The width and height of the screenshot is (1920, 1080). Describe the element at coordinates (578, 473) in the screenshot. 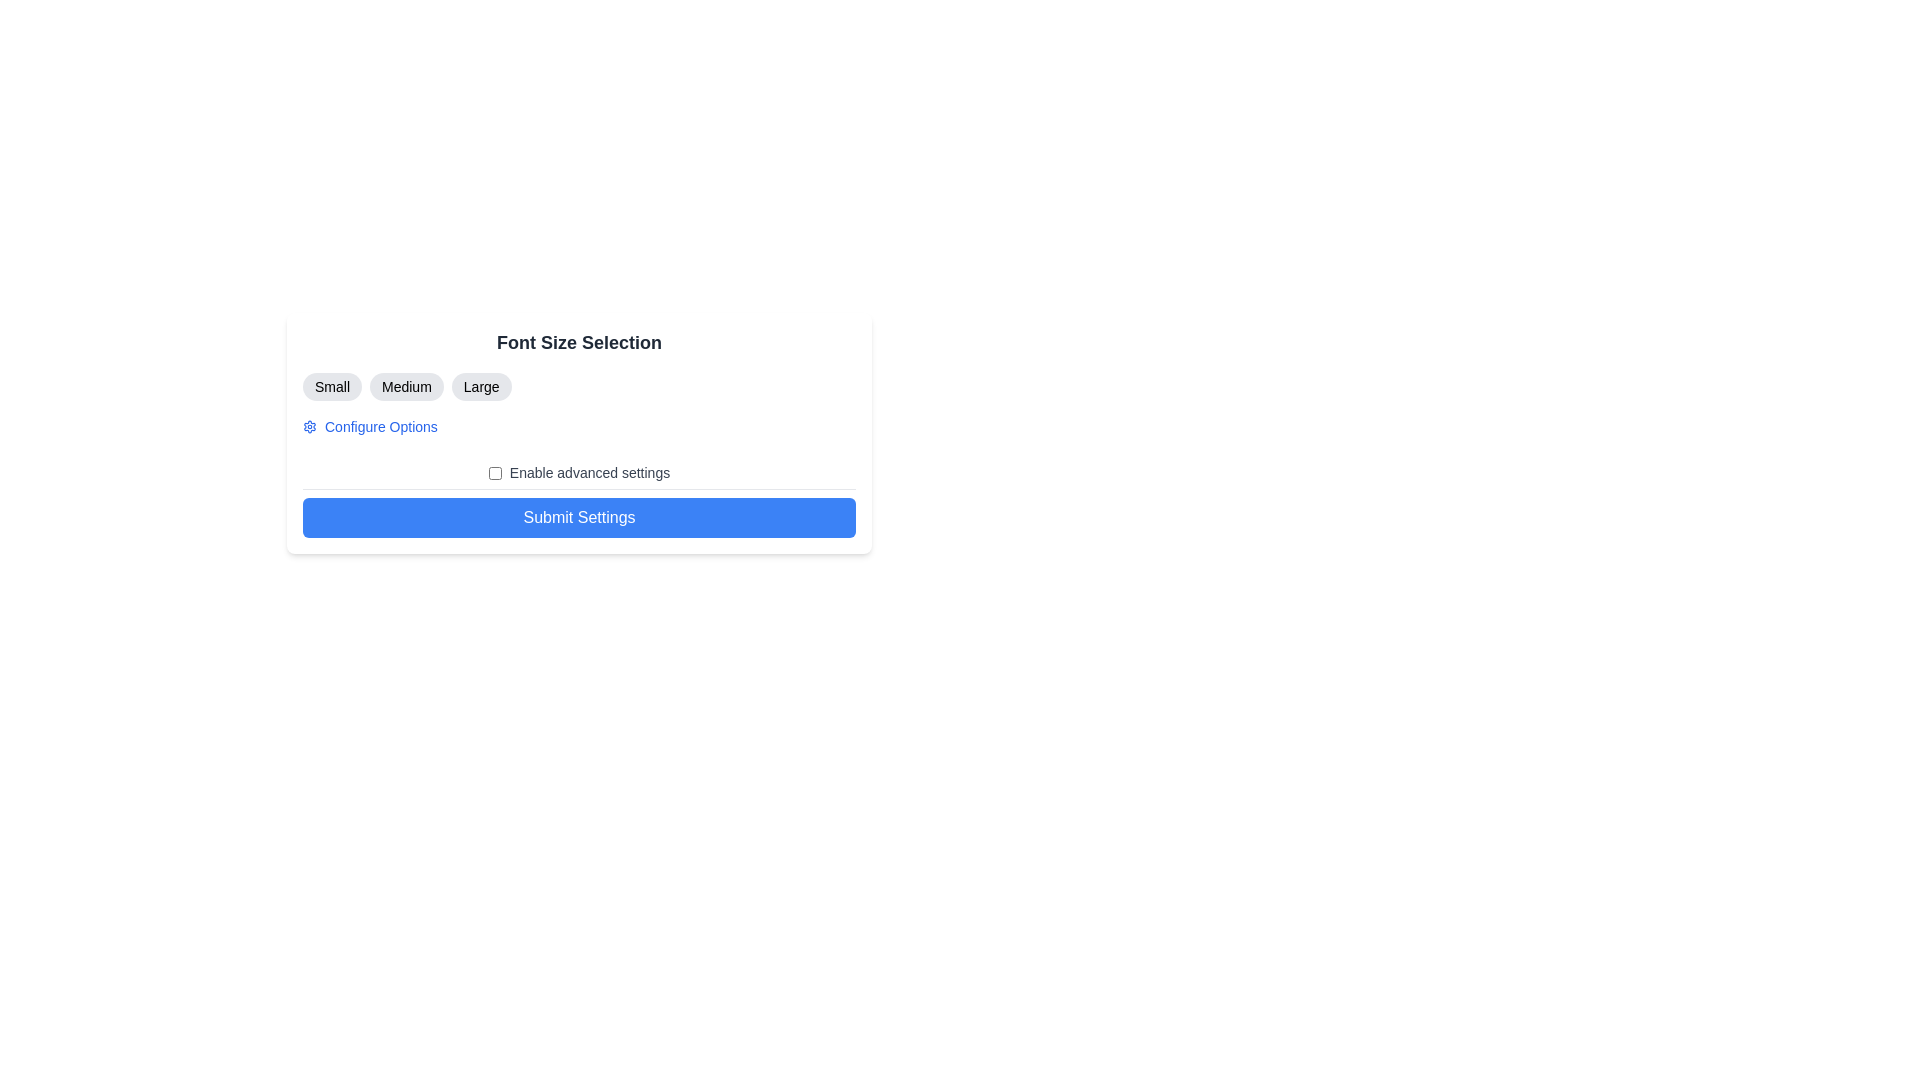

I see `the checkbox labeled 'Enable advanced settings' which is positioned below the 'Configure Options' text link and above the 'Submit Settings' button` at that location.